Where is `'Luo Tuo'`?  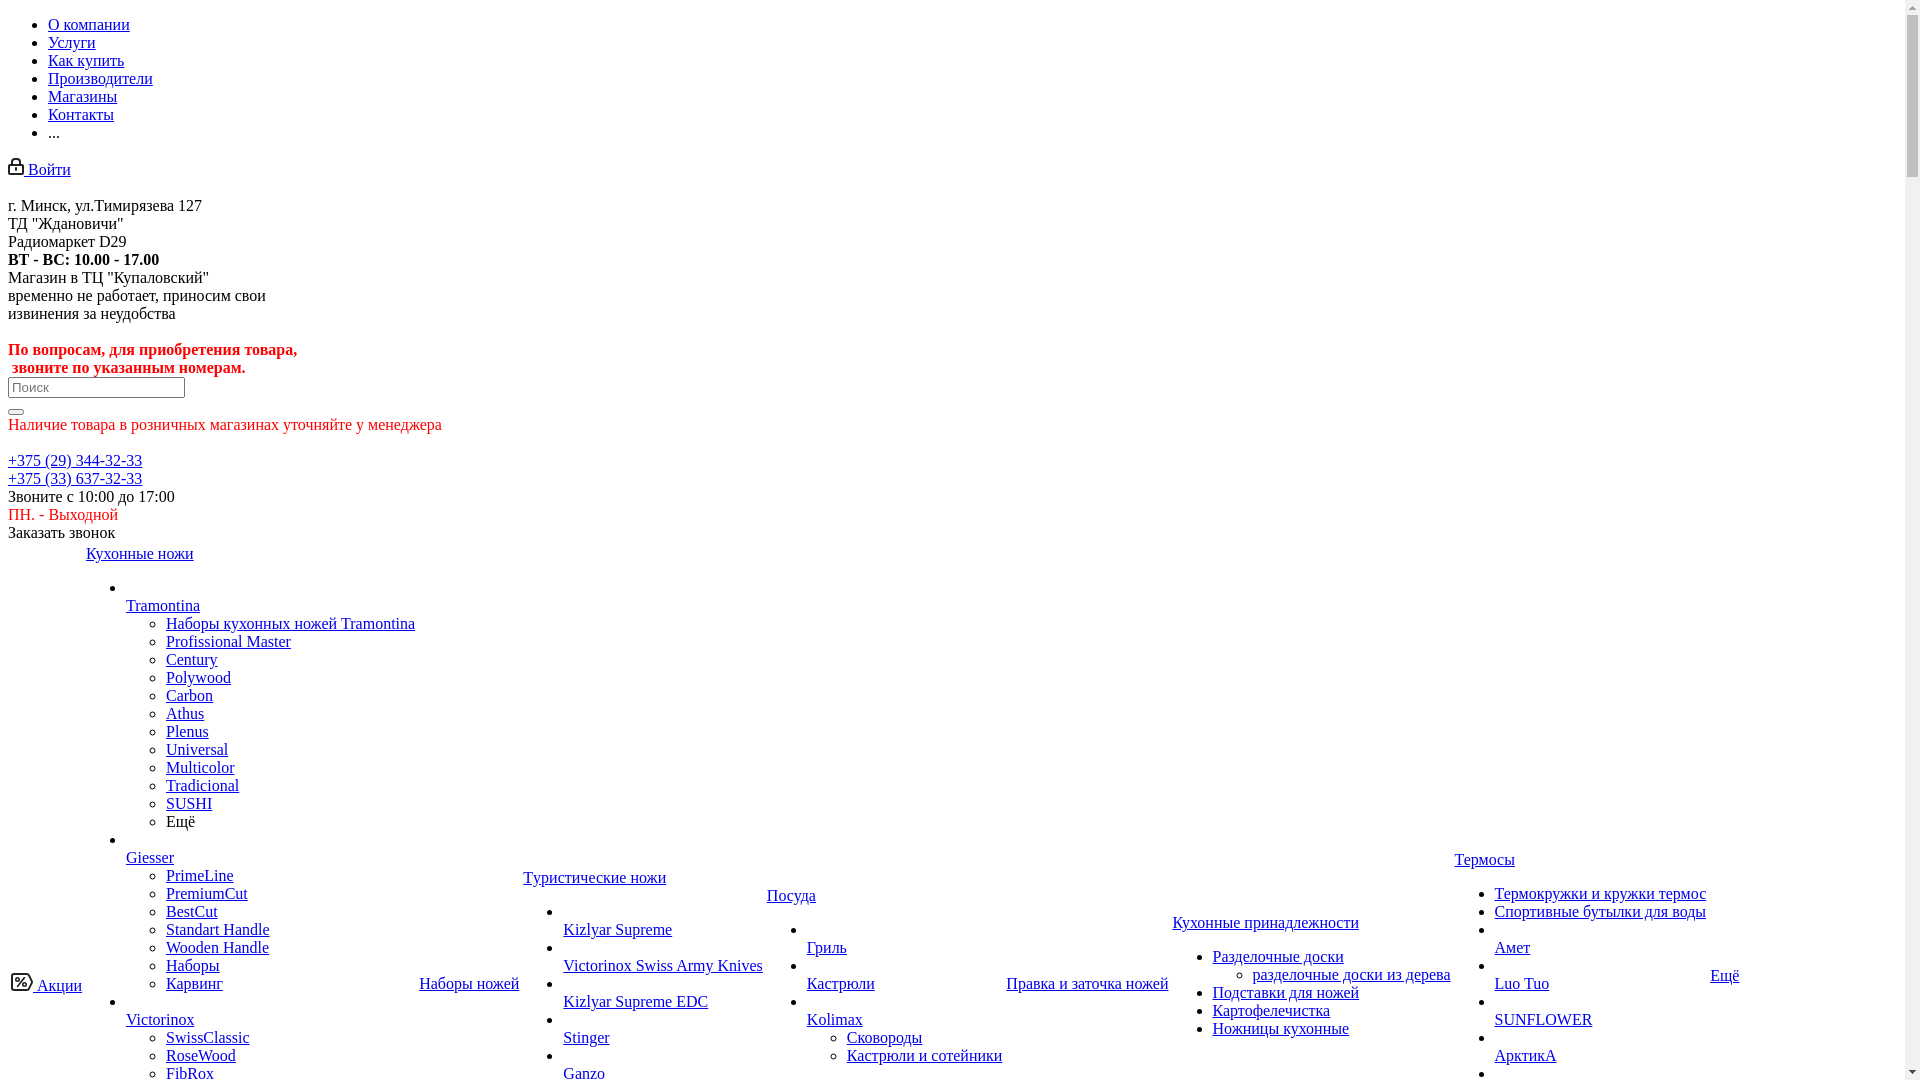 'Luo Tuo' is located at coordinates (1521, 982).